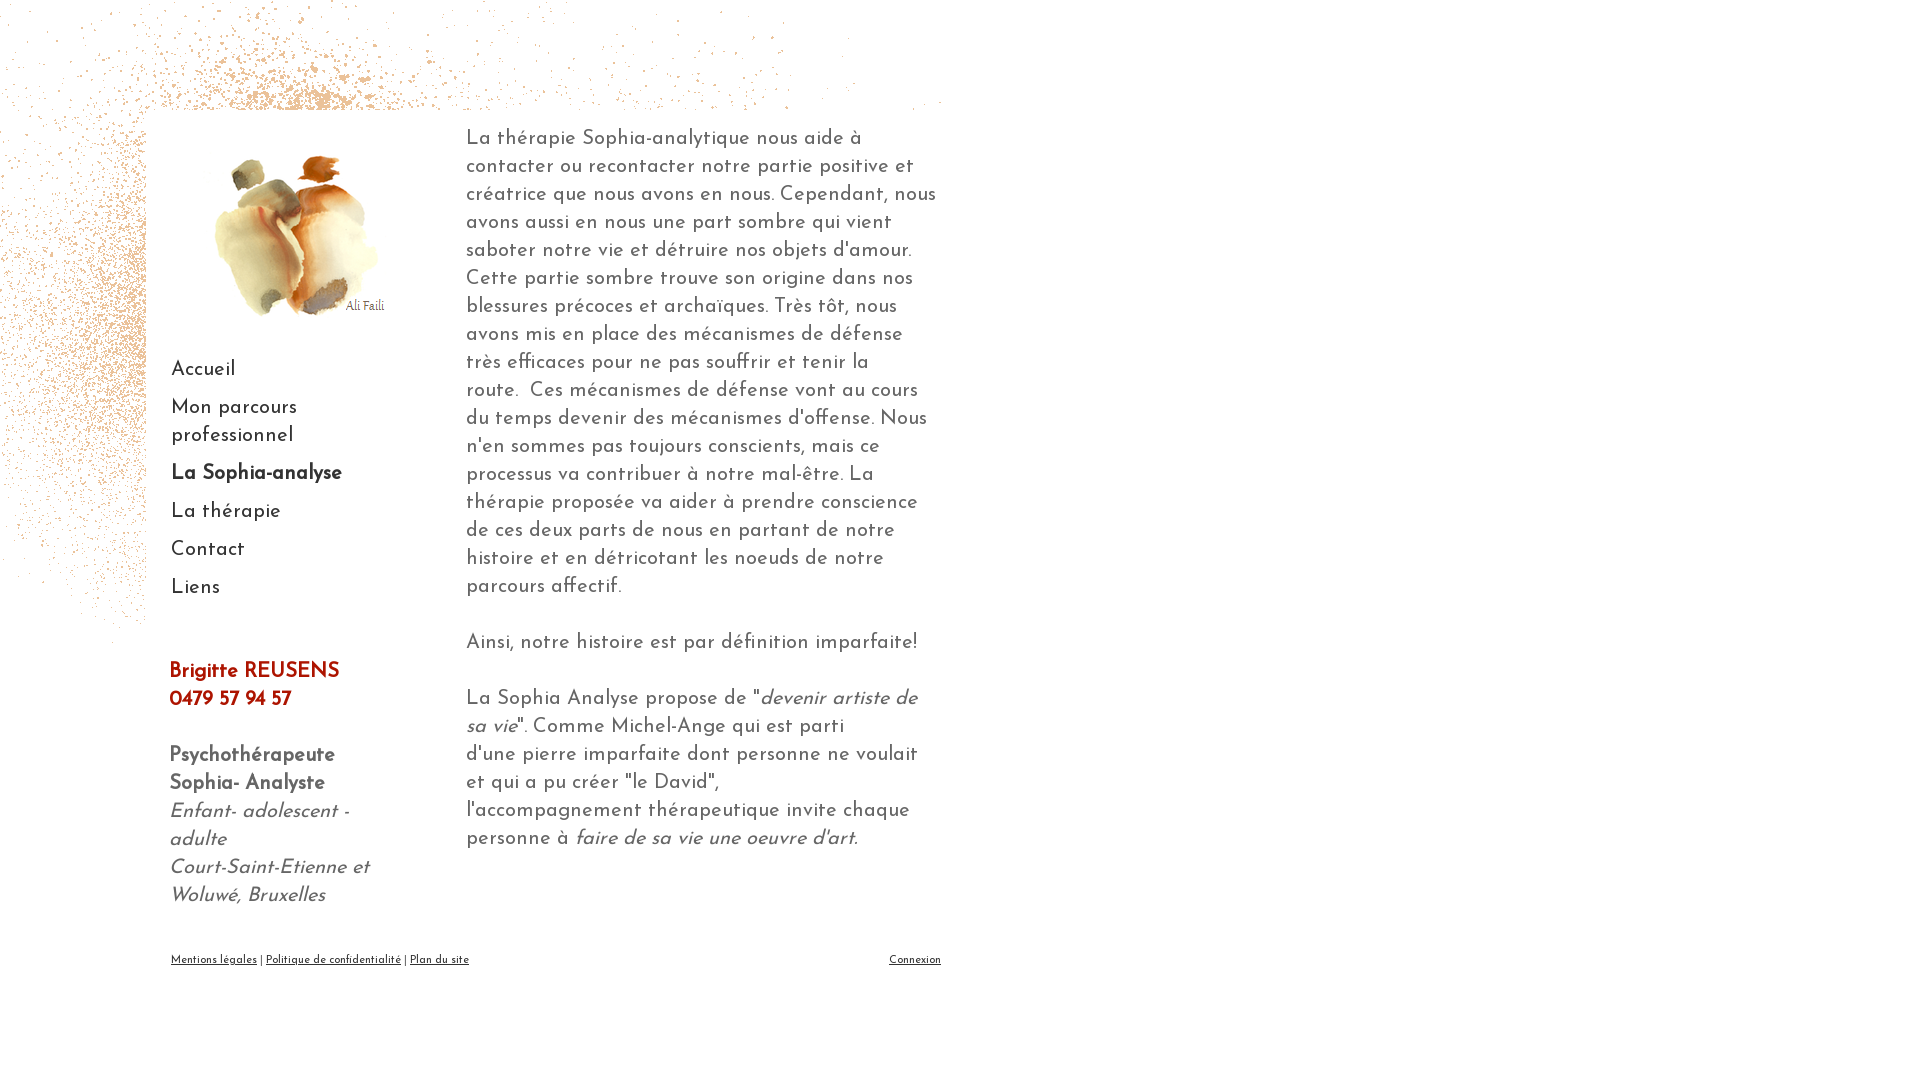 The image size is (1920, 1080). I want to click on 'La Sophia-analyse', so click(283, 474).